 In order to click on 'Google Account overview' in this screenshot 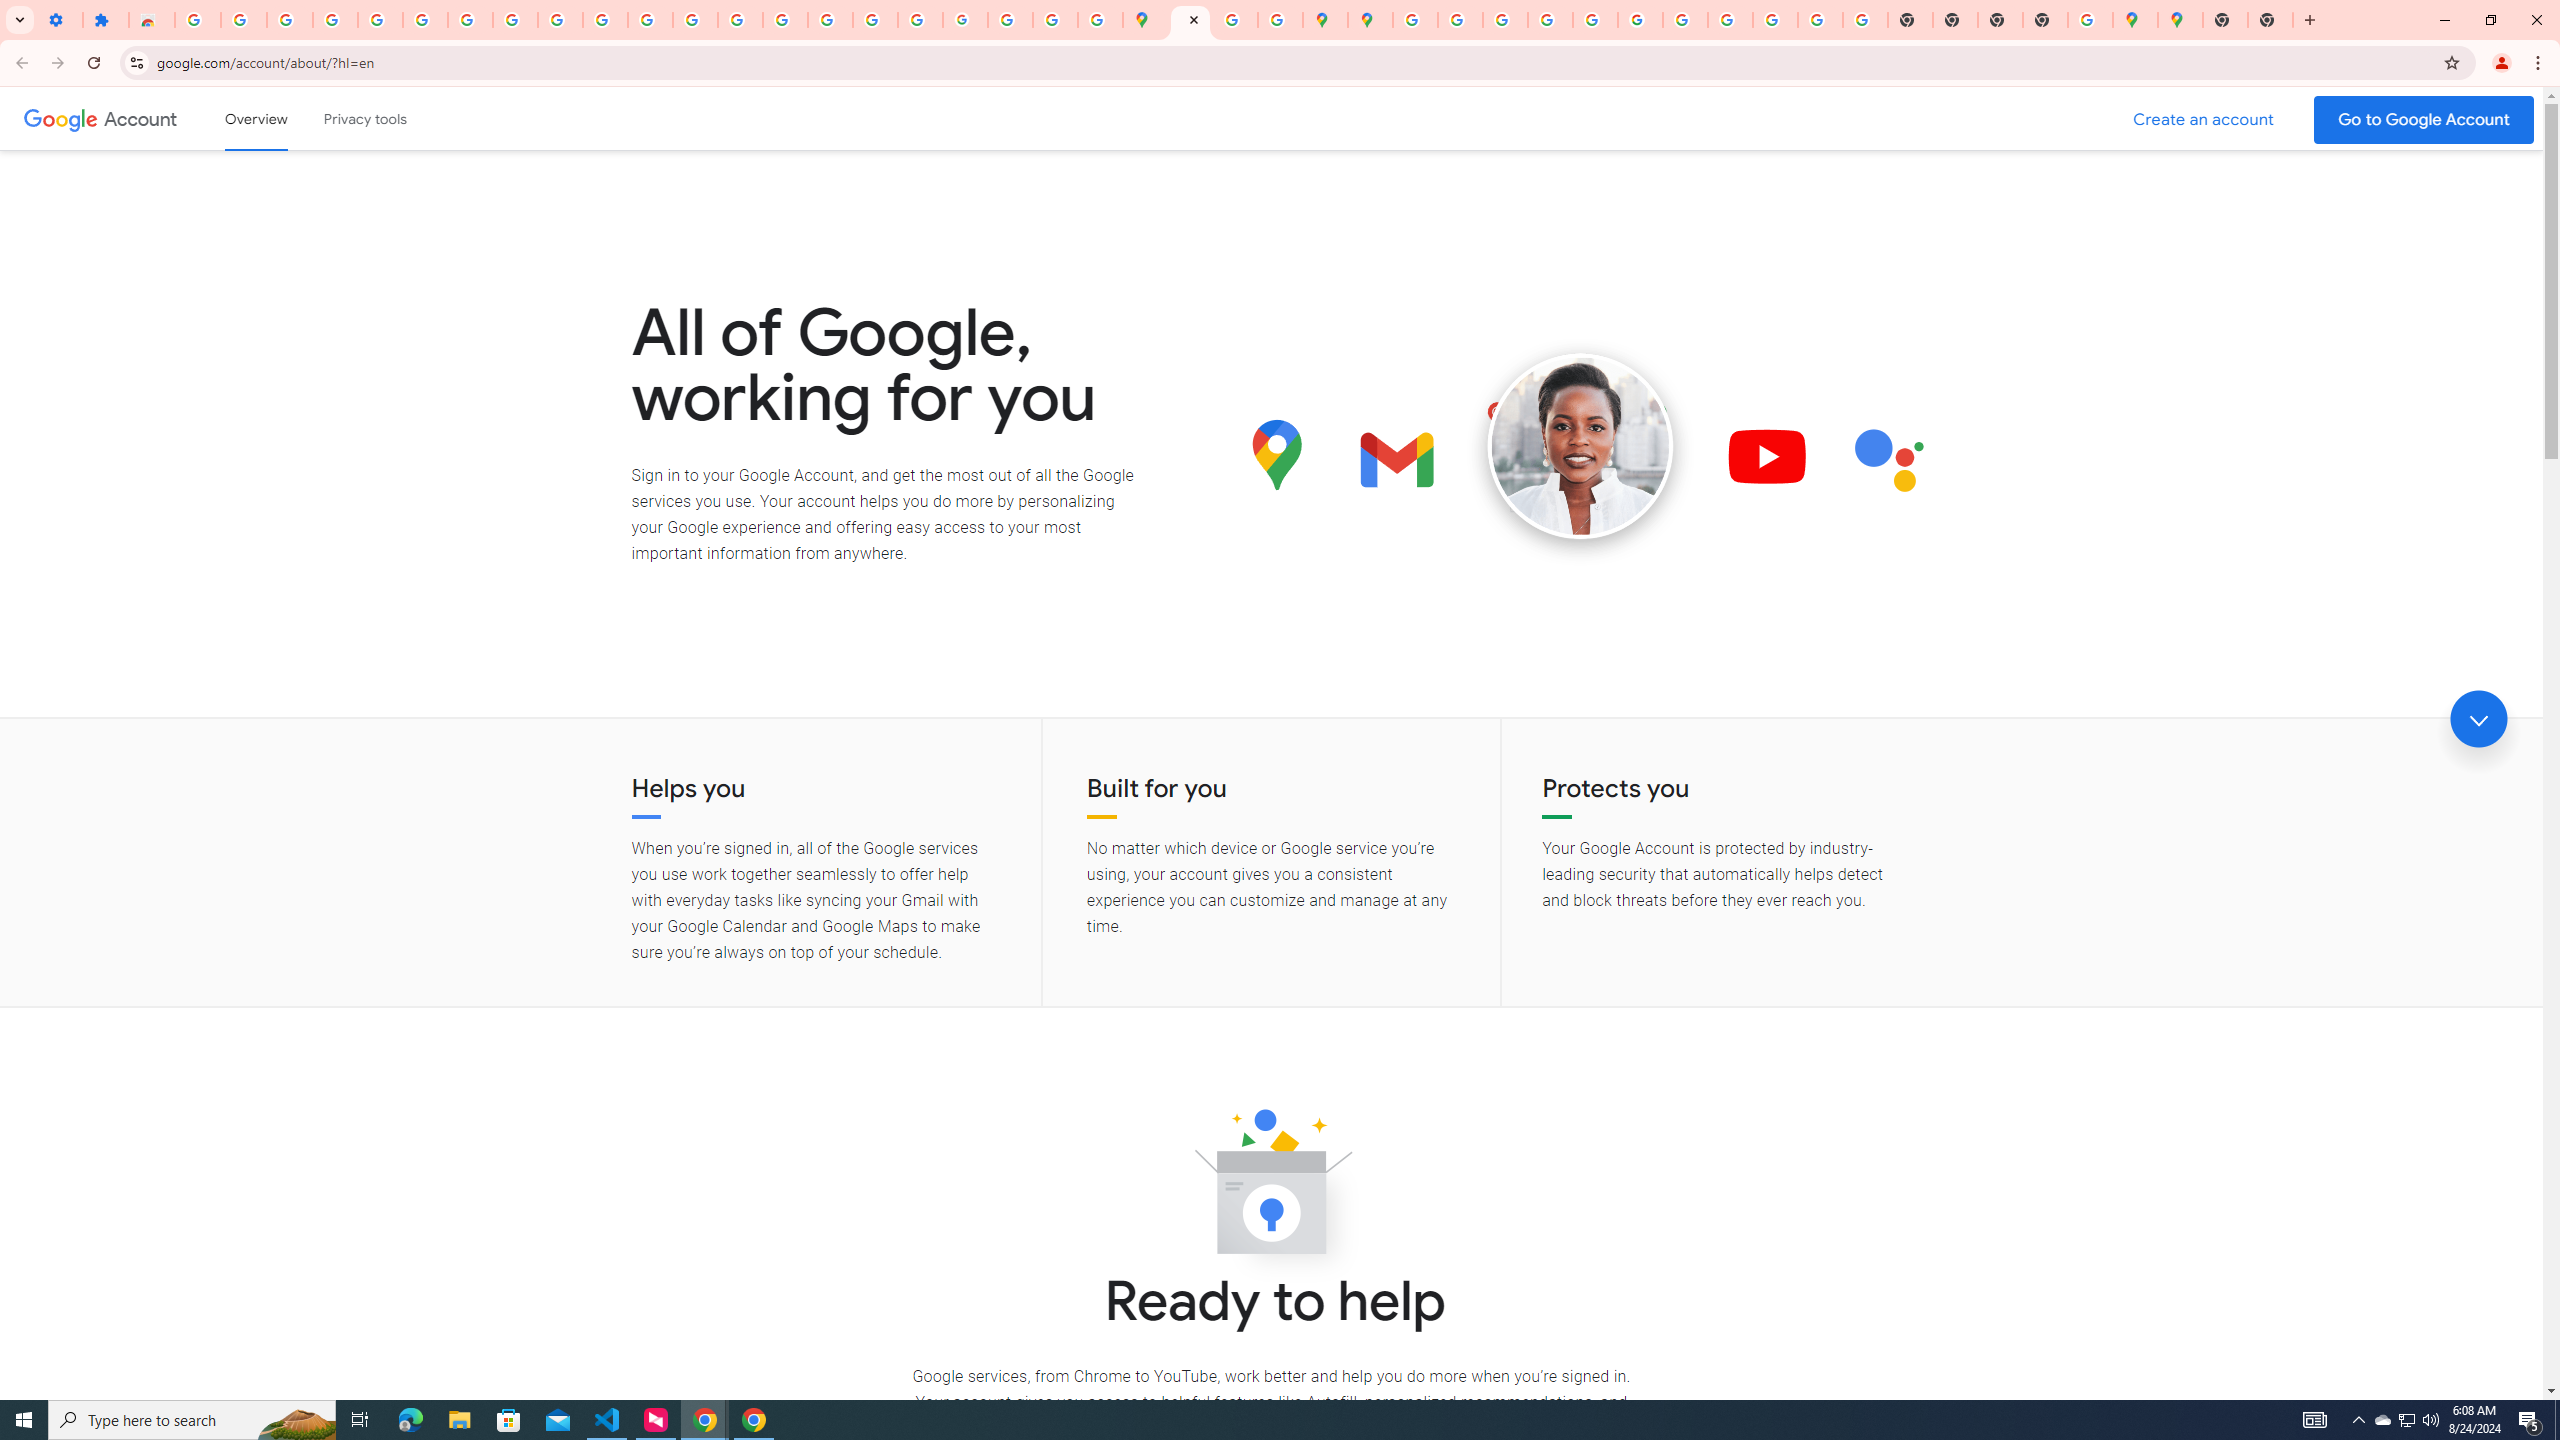, I will do `click(256, 118)`.